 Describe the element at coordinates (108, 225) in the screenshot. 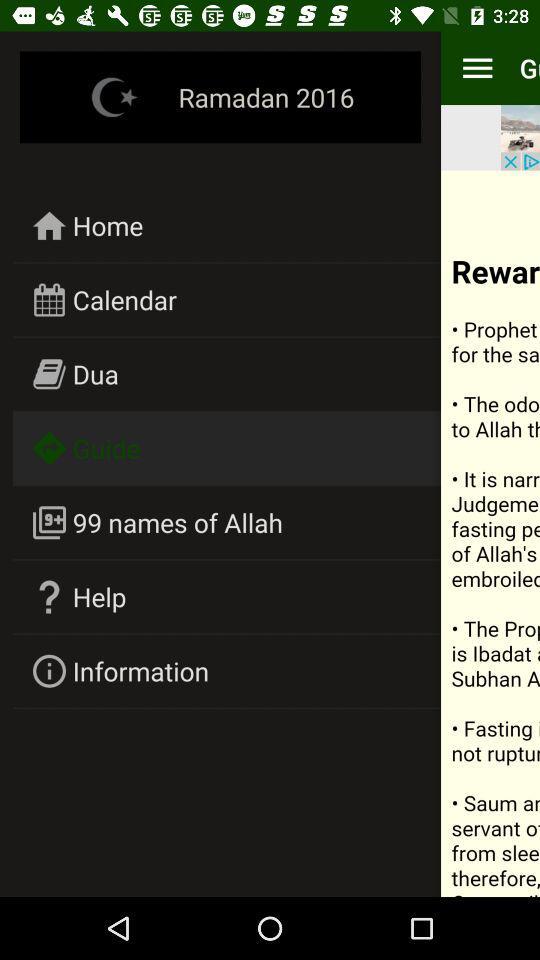

I see `home icon` at that location.